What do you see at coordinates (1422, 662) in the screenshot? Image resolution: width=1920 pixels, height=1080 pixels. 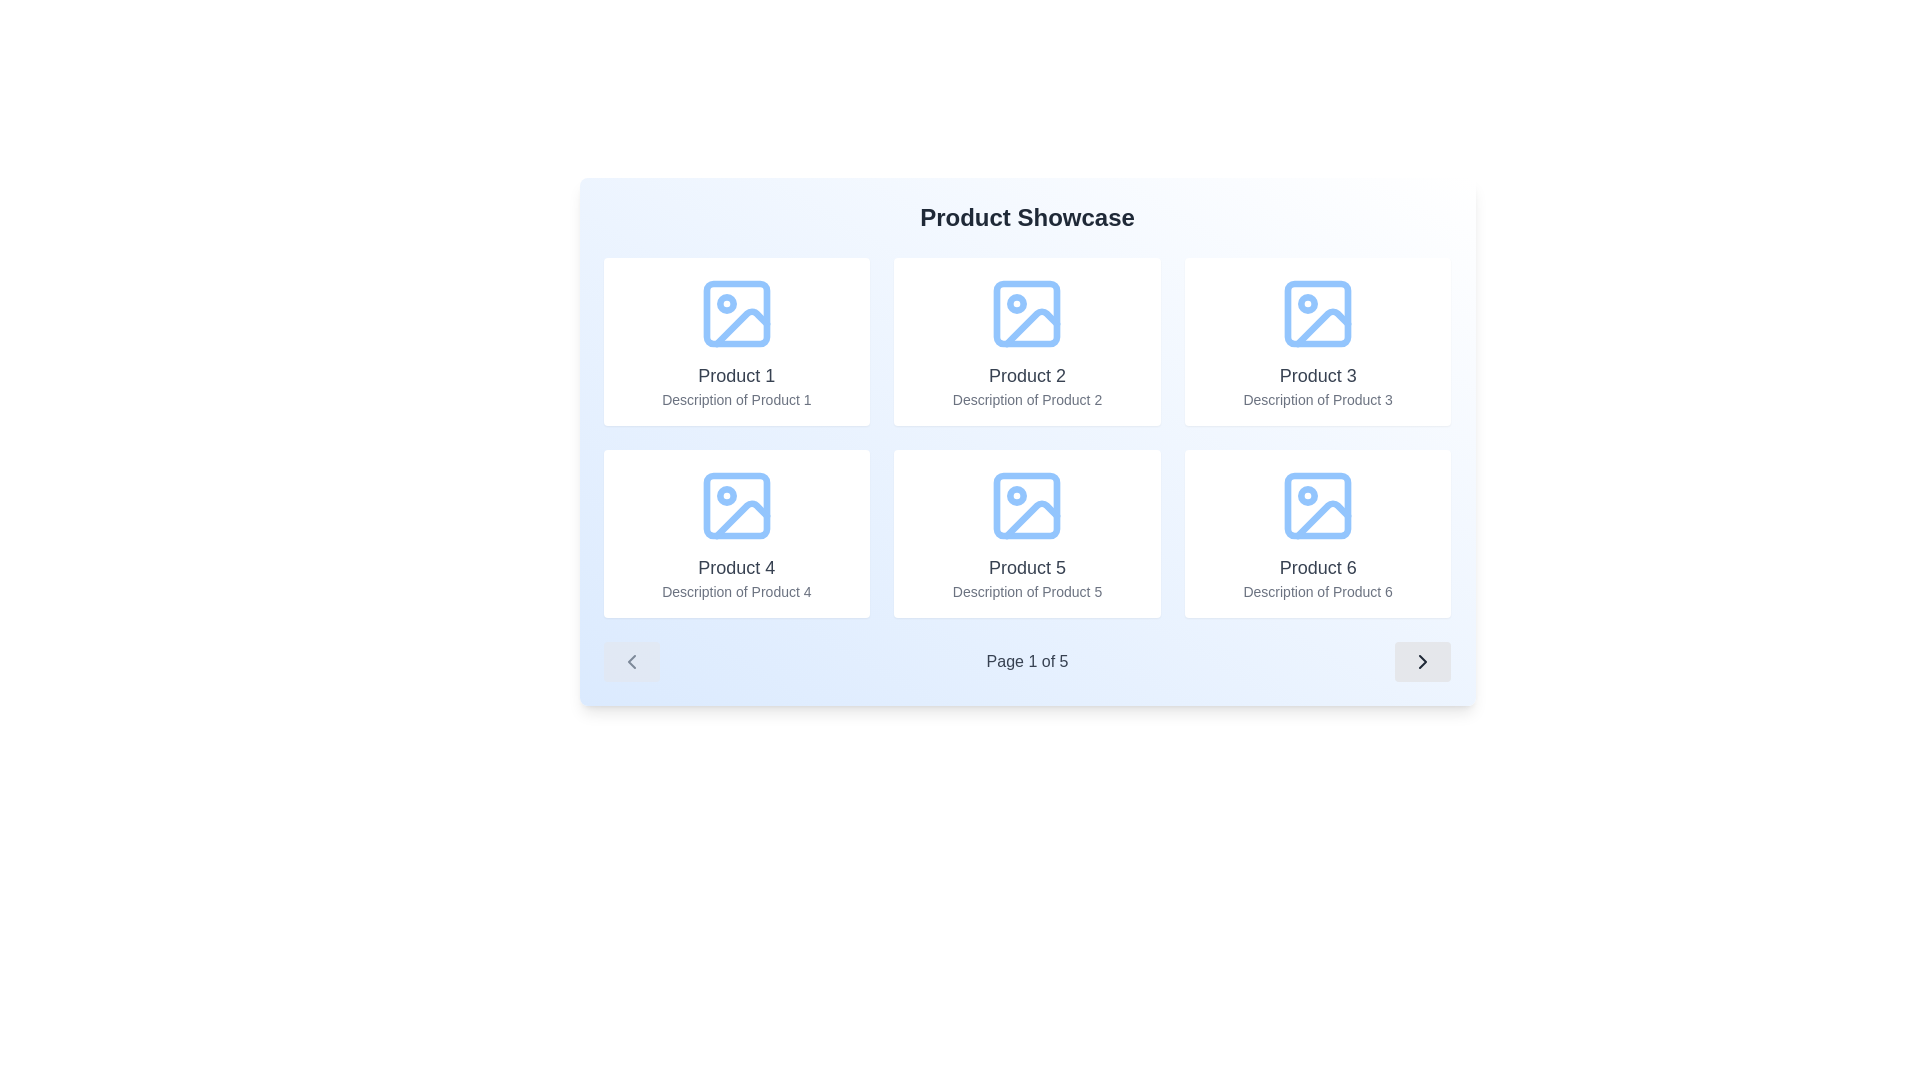 I see `the 'Next Page' button located at the rightmost position in the bottom navigation bar` at bounding box center [1422, 662].